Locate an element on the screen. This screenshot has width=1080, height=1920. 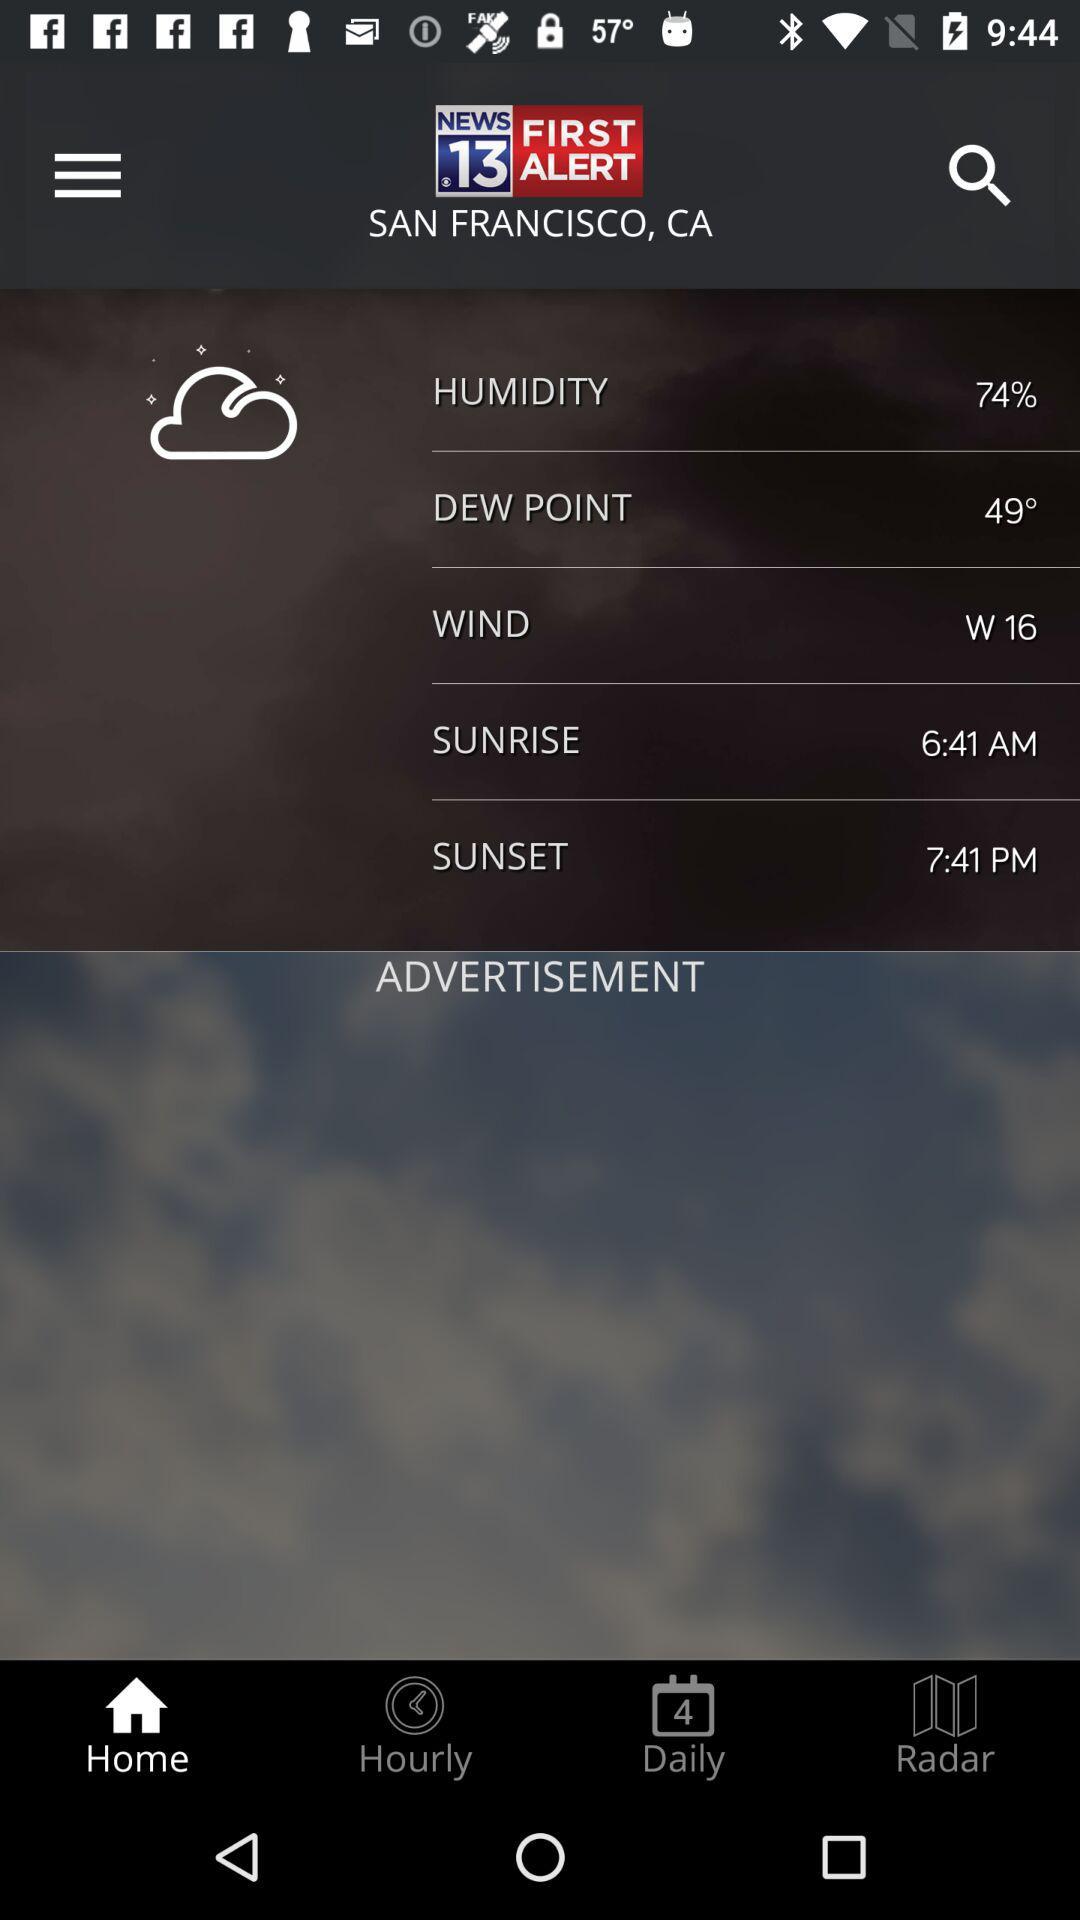
the icon next to radar radio button is located at coordinates (682, 1726).